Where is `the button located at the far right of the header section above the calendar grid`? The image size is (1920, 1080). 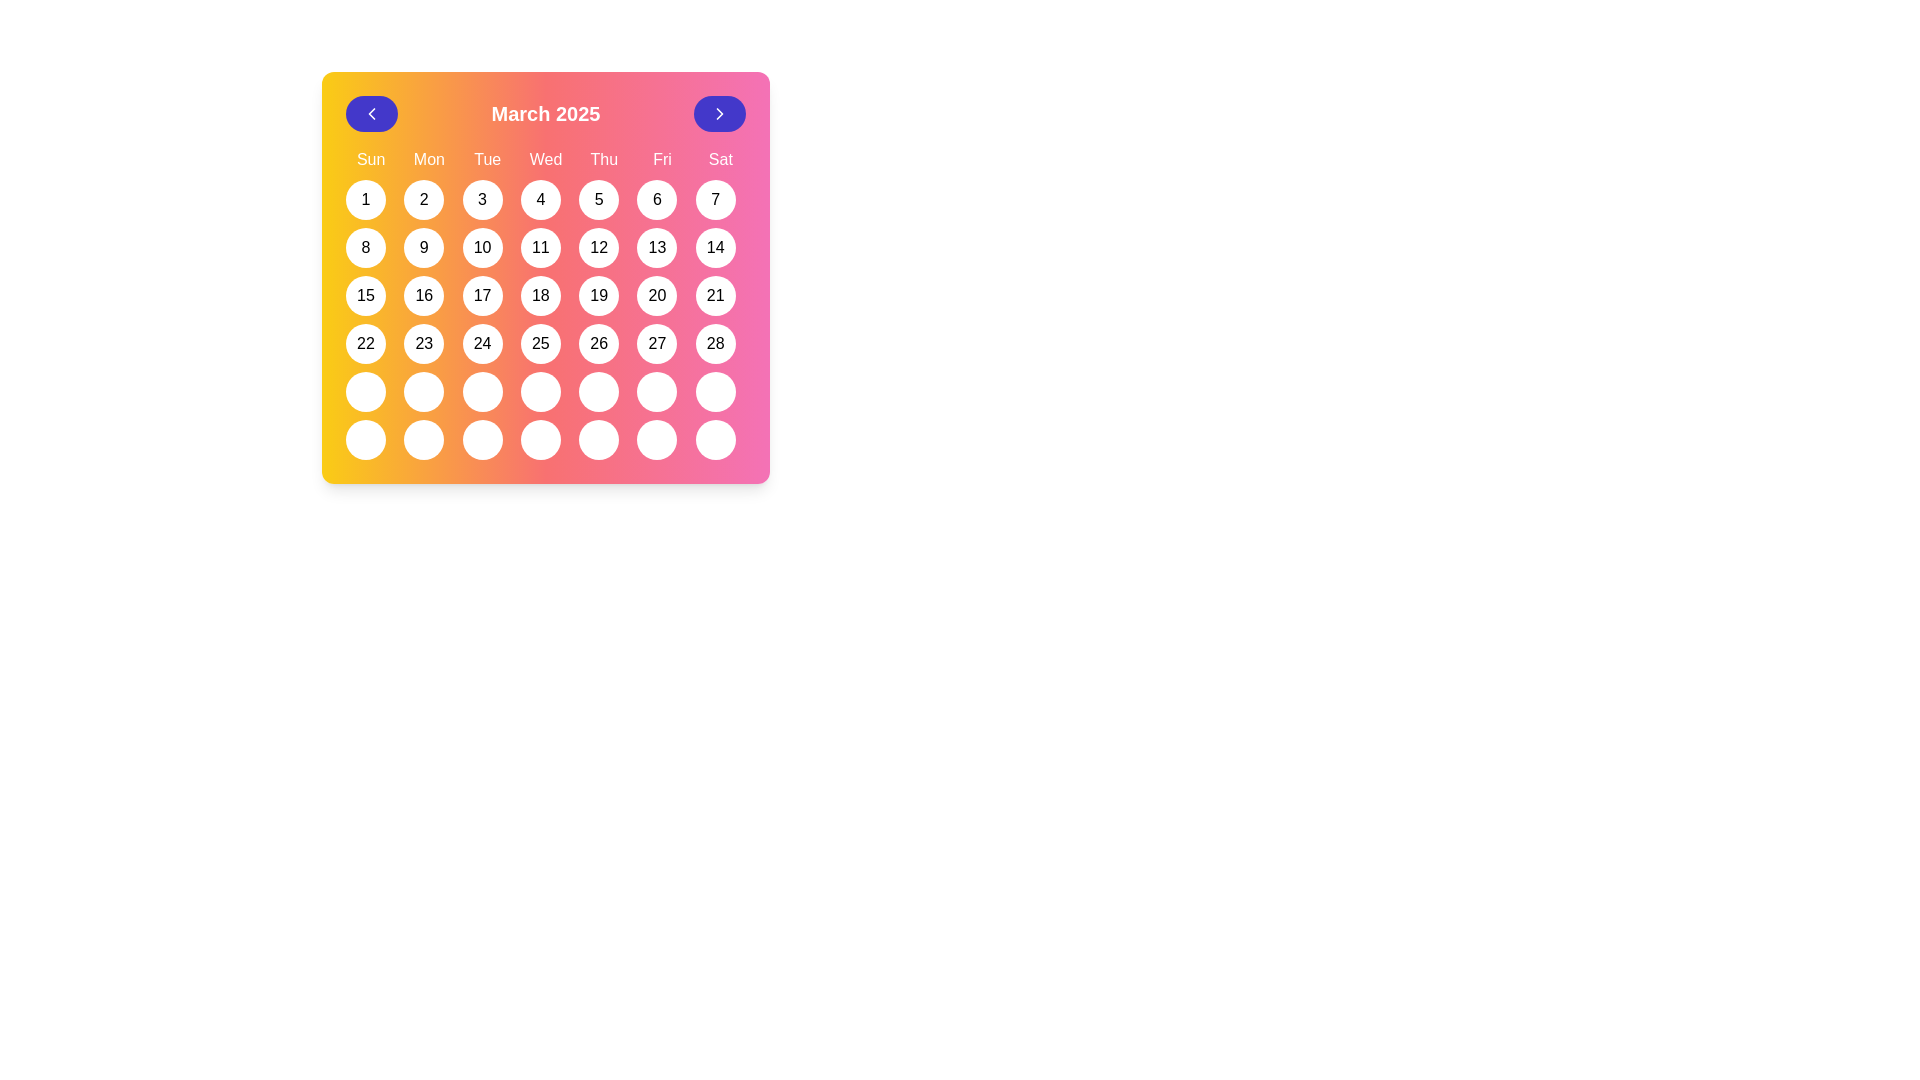 the button located at the far right of the header section above the calendar grid is located at coordinates (720, 114).